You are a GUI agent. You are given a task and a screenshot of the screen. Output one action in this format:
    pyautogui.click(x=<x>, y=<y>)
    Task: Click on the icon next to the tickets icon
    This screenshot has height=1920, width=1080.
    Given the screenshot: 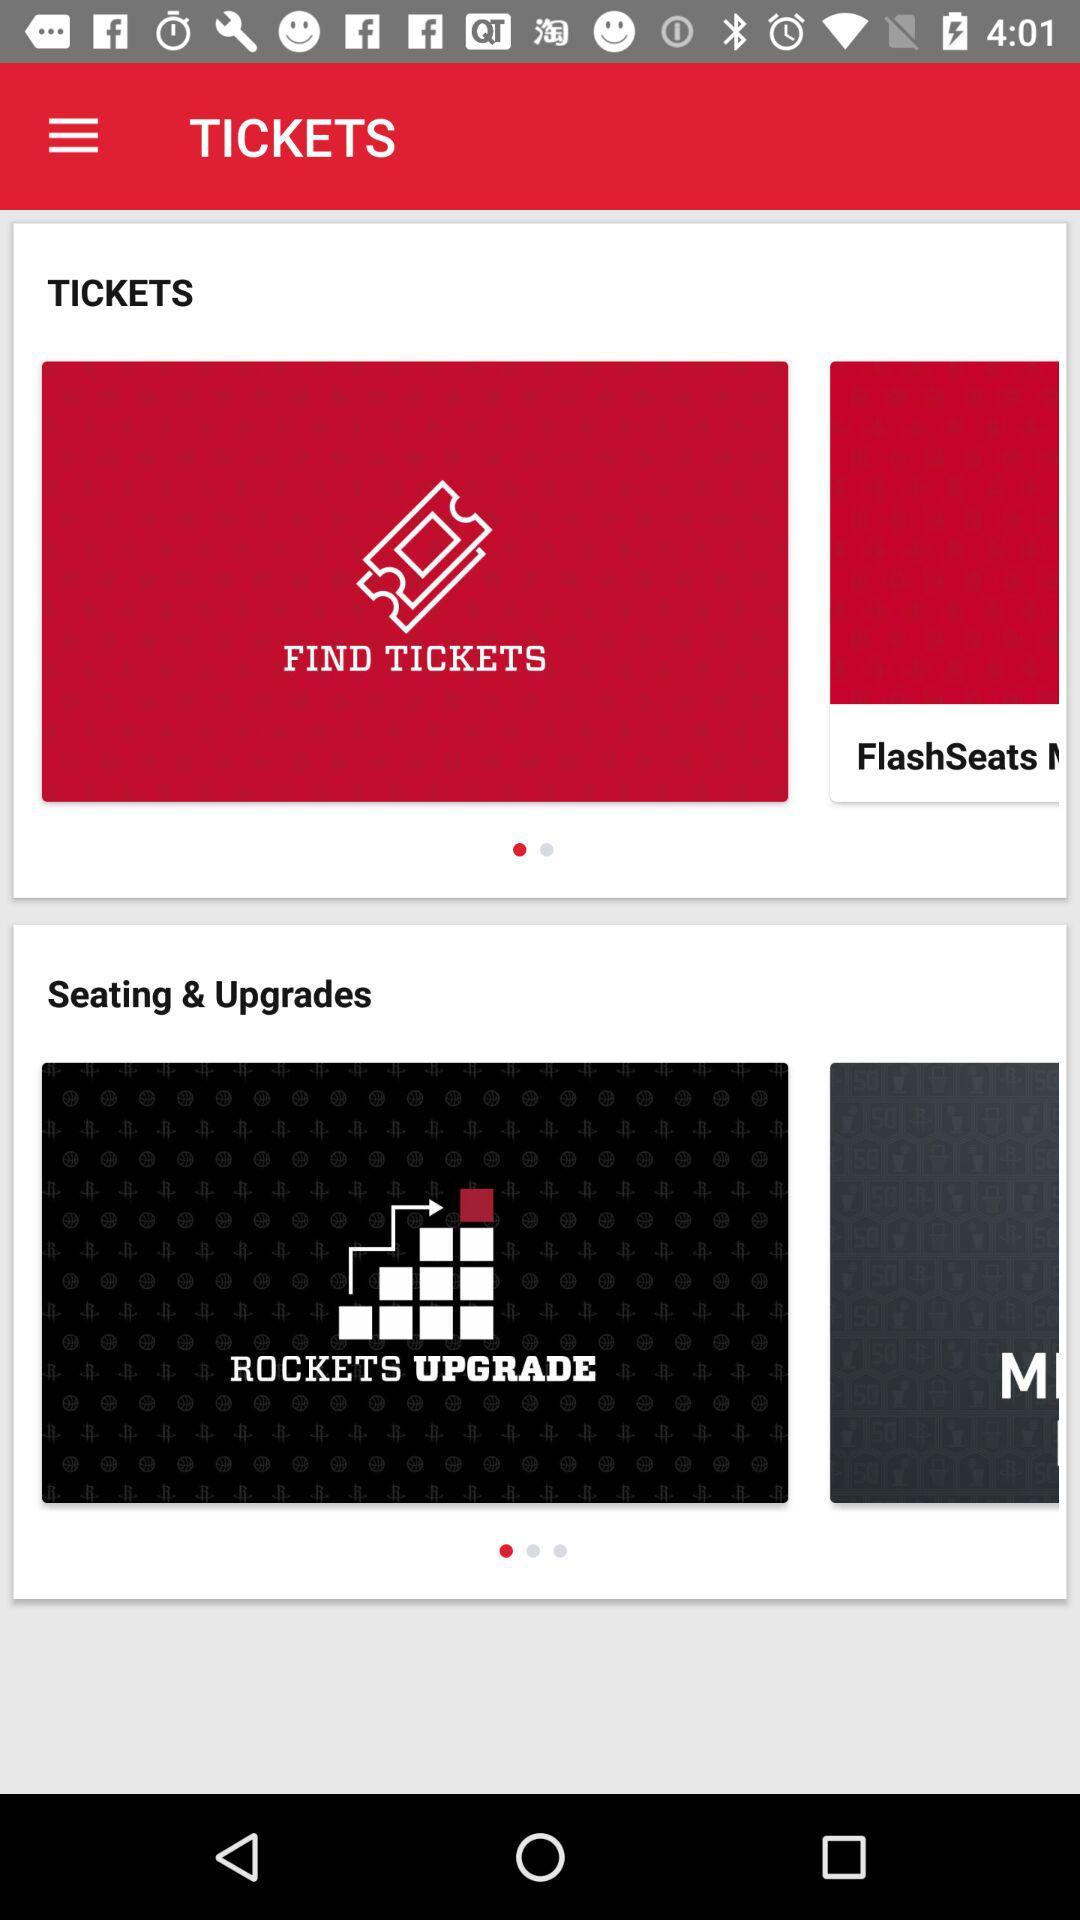 What is the action you would take?
    pyautogui.click(x=72, y=135)
    